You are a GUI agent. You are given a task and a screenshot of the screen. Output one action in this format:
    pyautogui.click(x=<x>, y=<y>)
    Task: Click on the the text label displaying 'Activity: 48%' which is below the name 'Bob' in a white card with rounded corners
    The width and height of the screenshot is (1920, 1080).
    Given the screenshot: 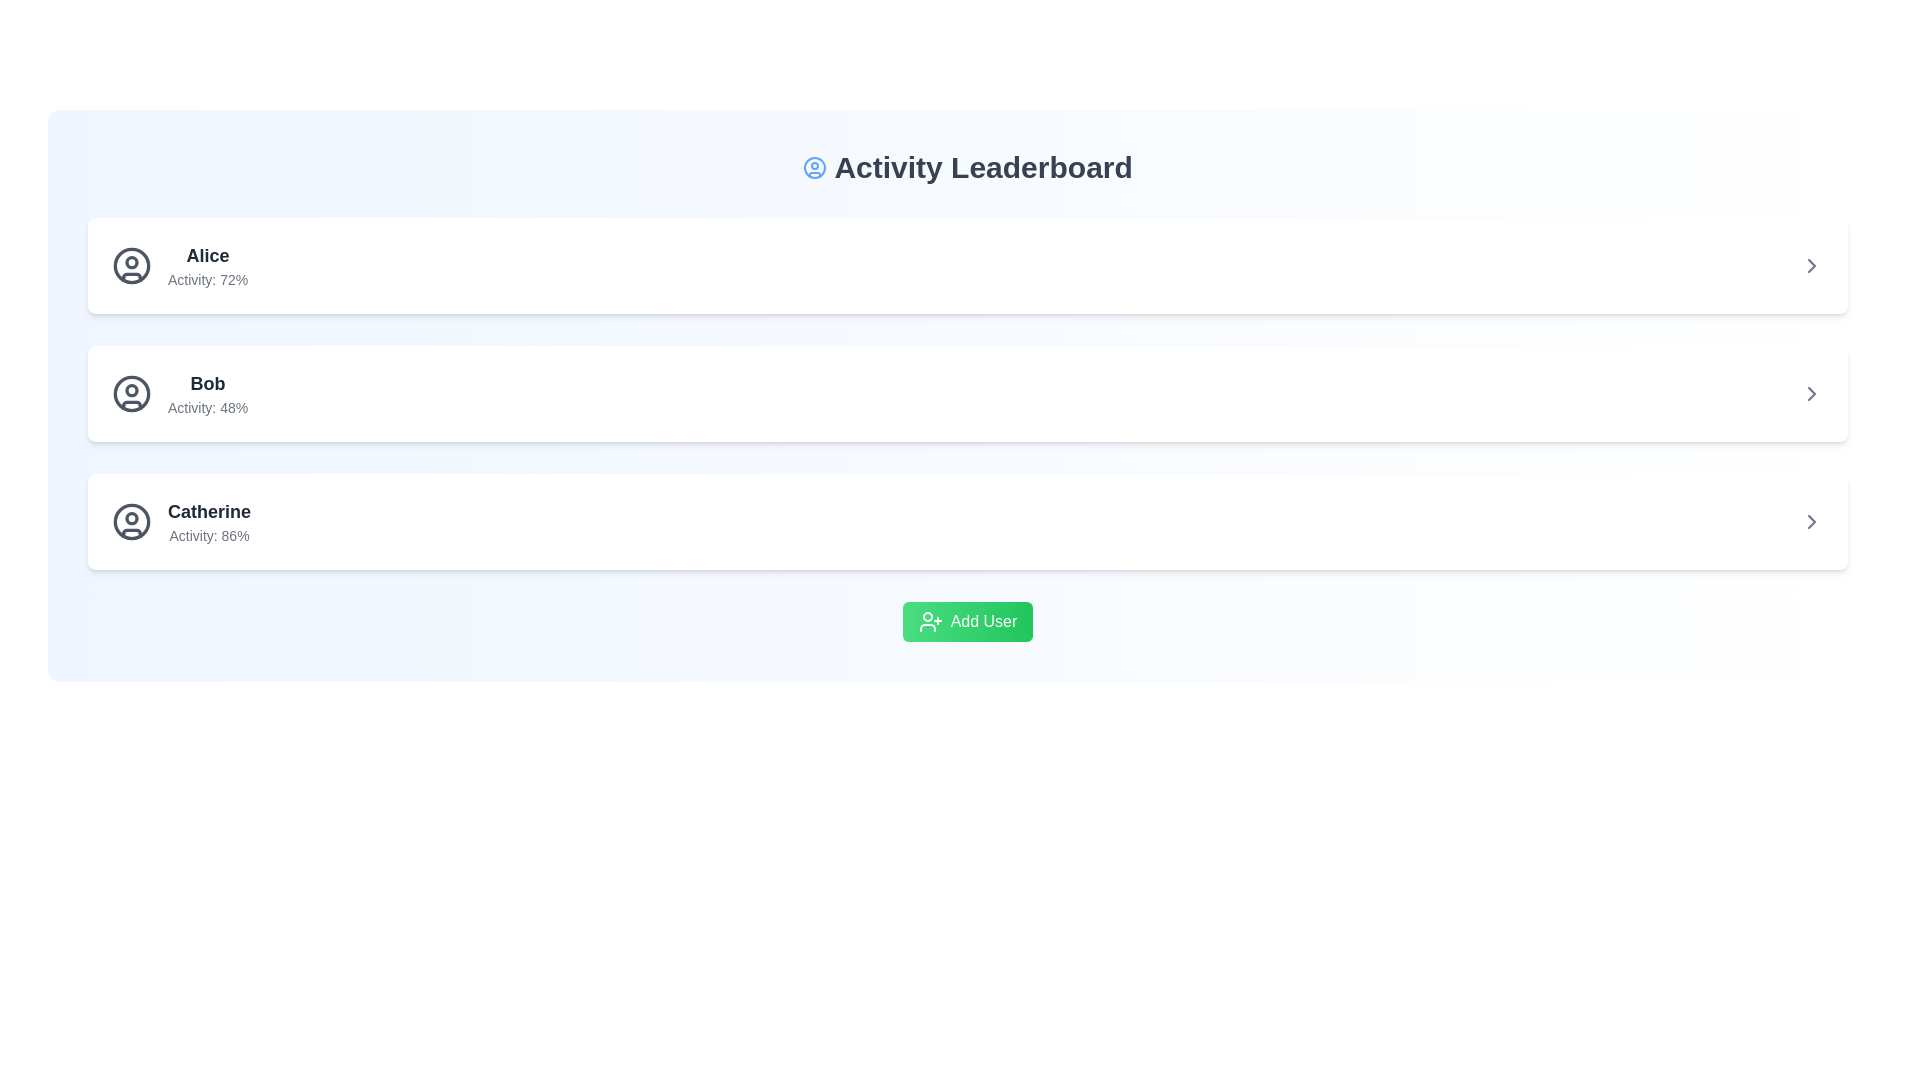 What is the action you would take?
    pyautogui.click(x=208, y=407)
    